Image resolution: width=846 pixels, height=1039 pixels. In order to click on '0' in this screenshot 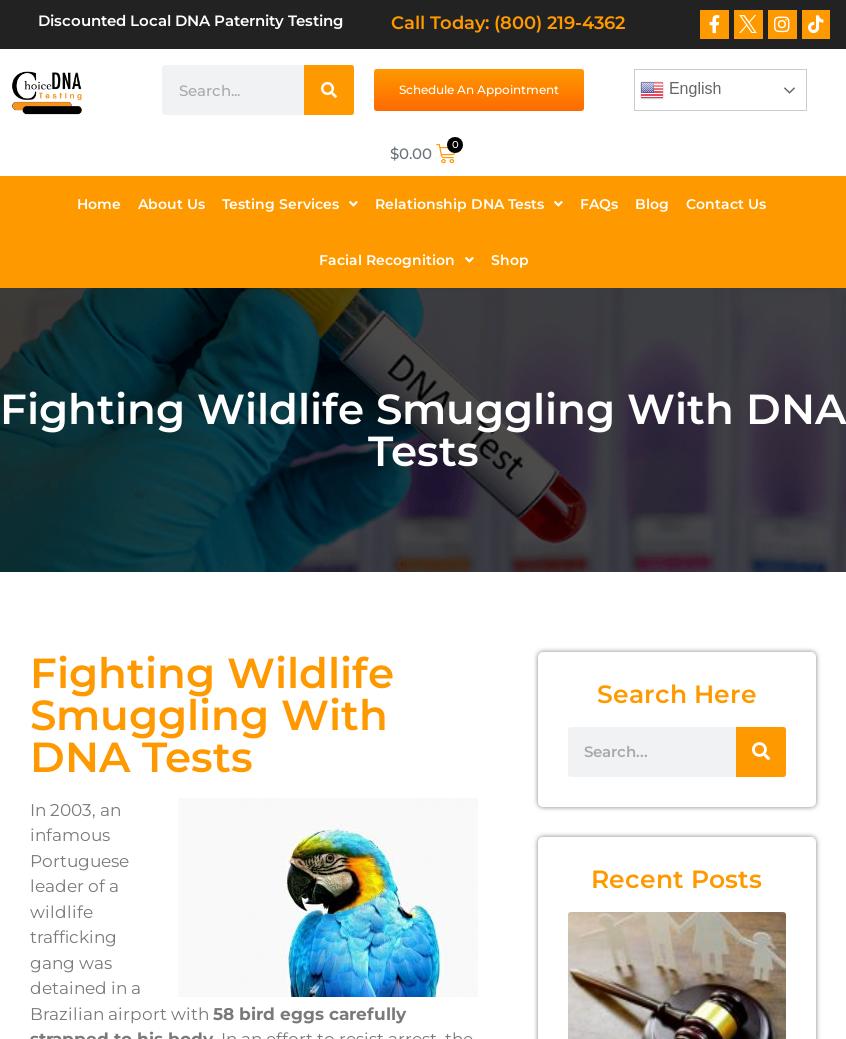, I will do `click(453, 142)`.